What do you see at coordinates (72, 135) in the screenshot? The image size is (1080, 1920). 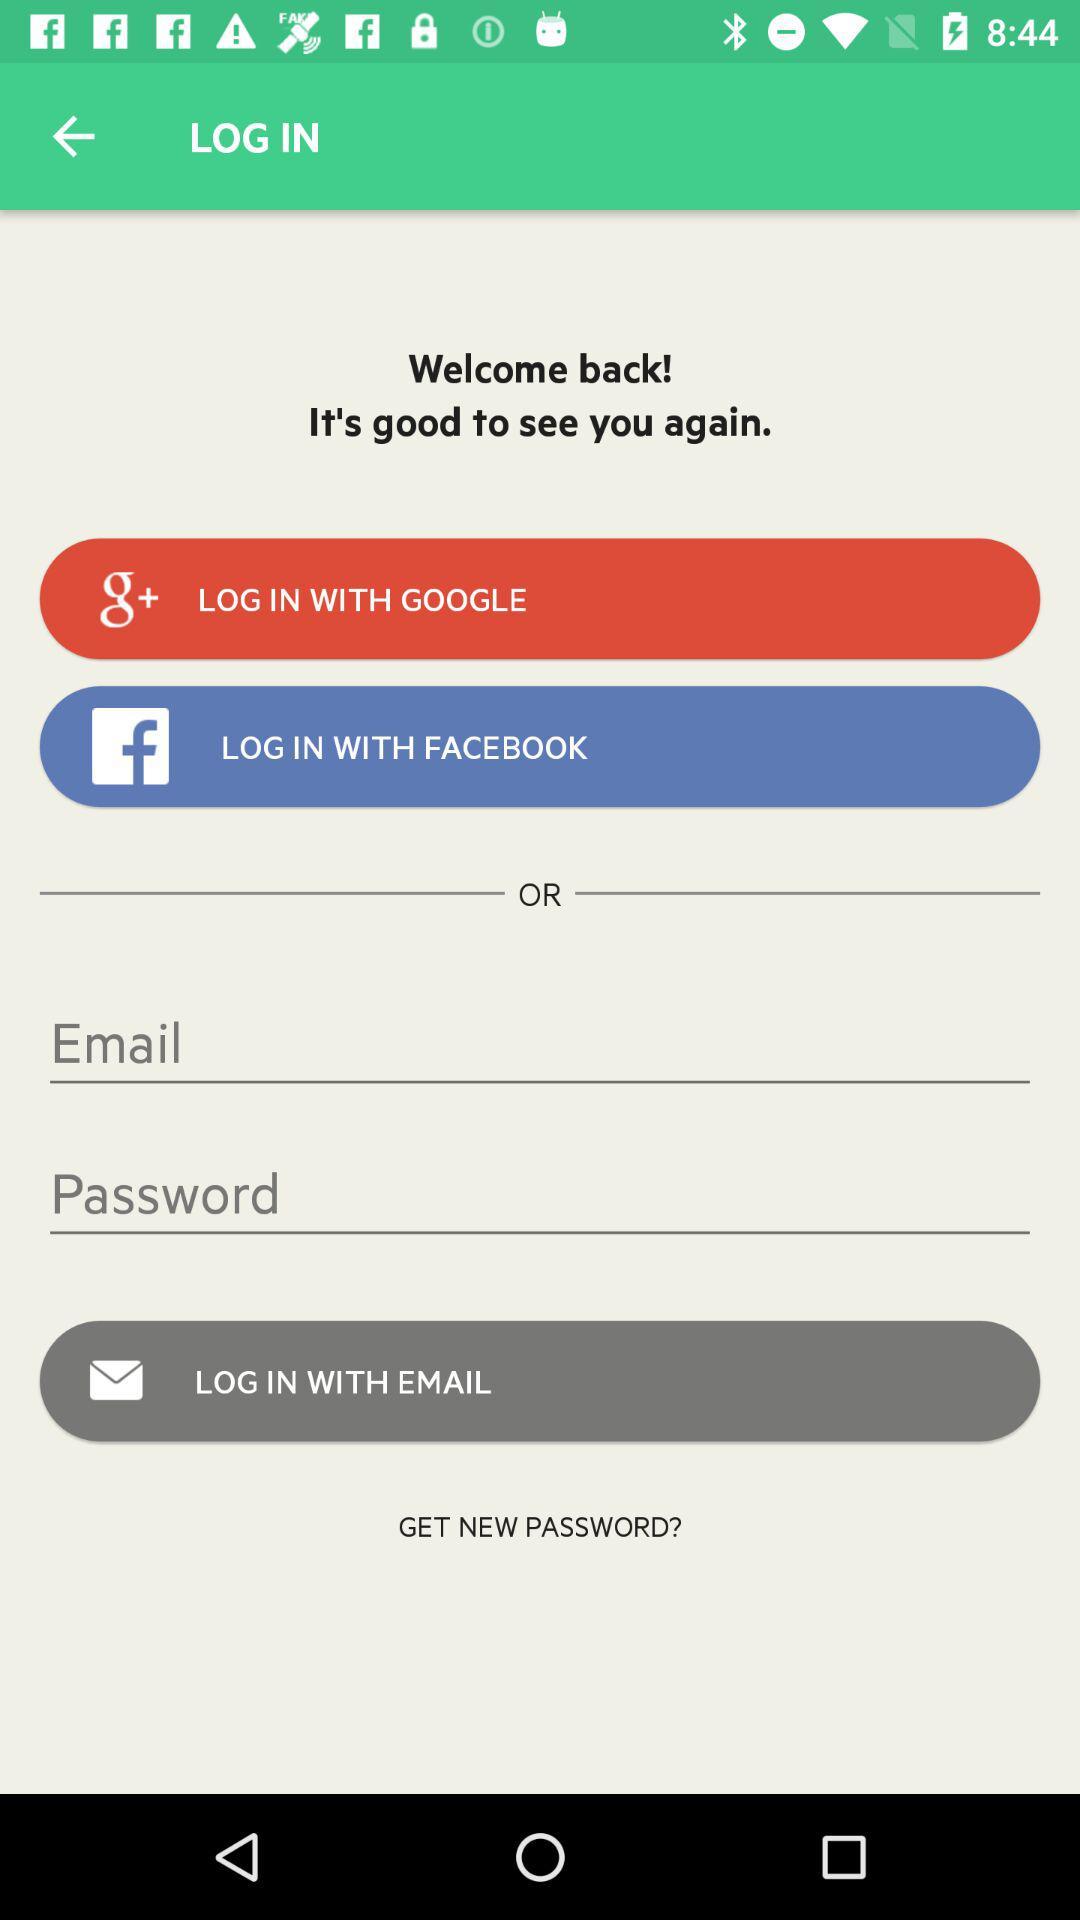 I see `the icon next to log in icon` at bounding box center [72, 135].